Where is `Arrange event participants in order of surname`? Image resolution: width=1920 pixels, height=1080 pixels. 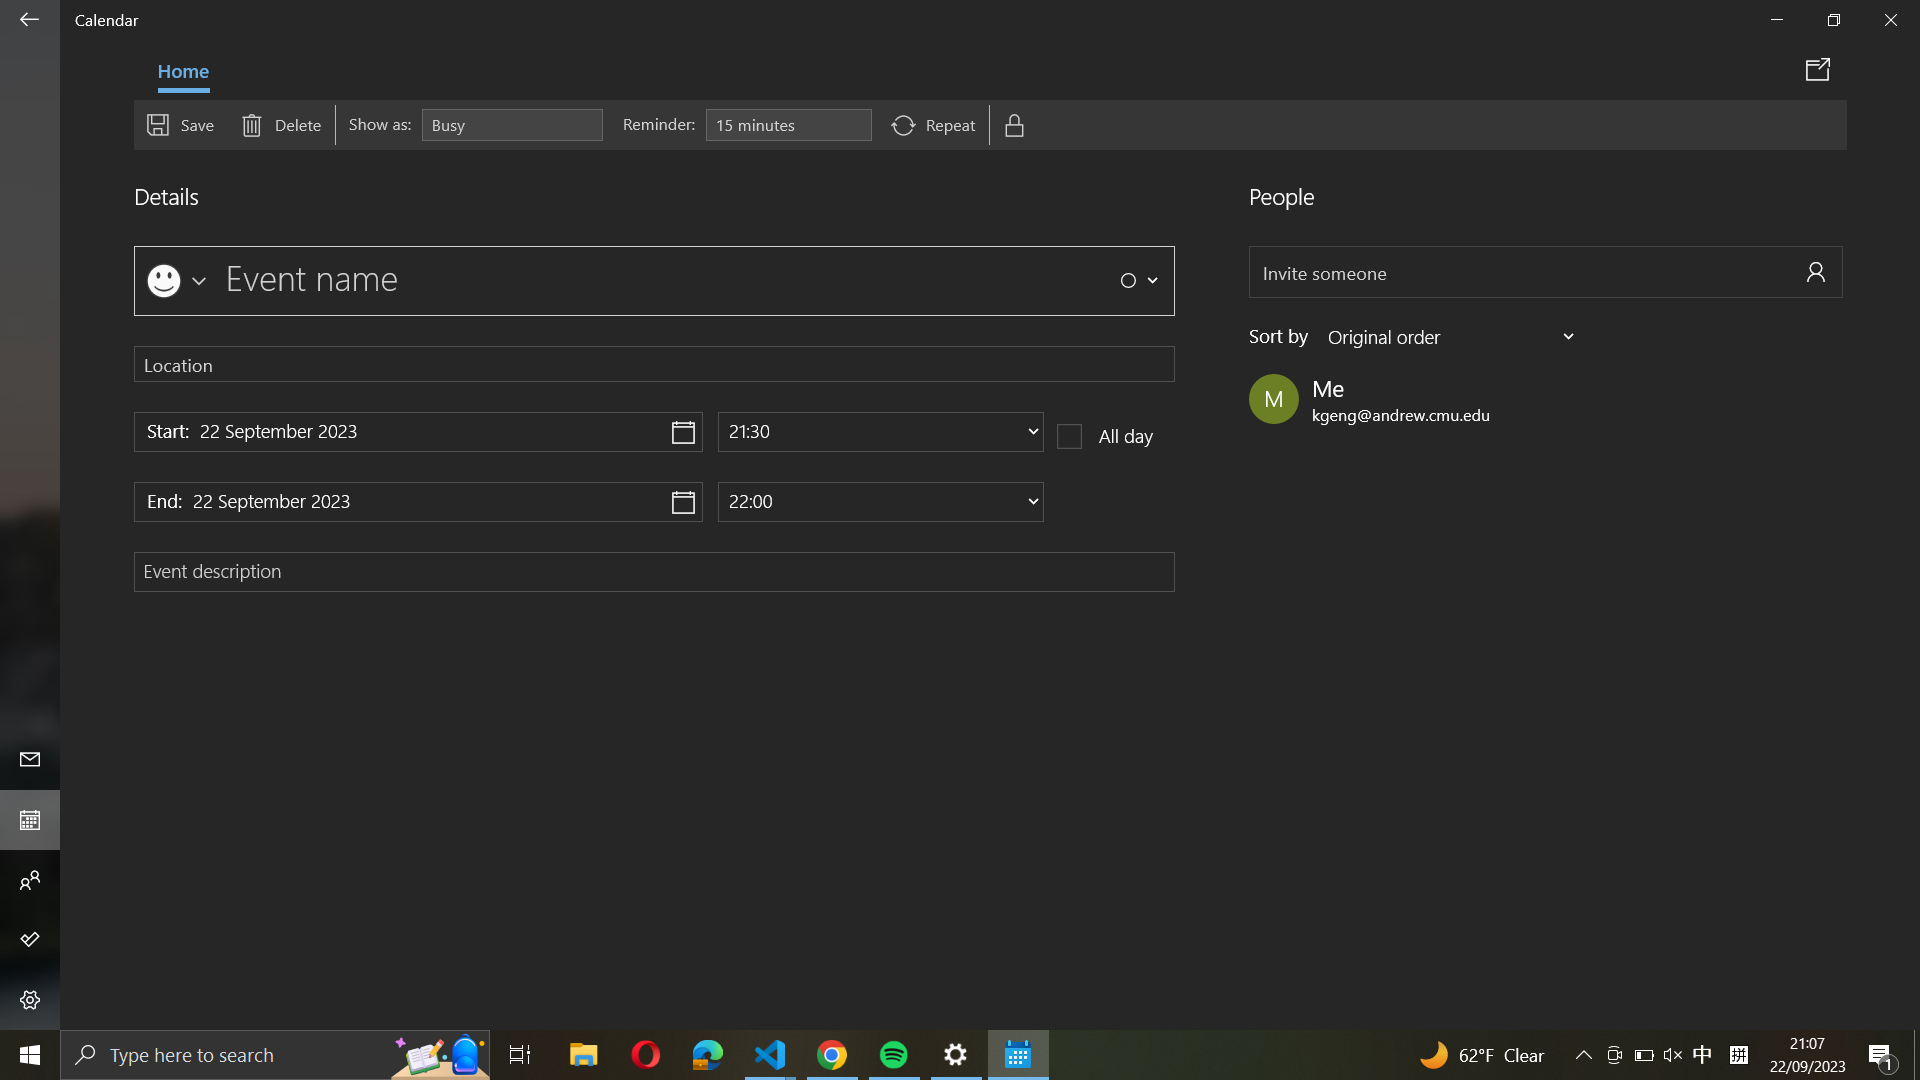 Arrange event participants in order of surname is located at coordinates (1453, 335).